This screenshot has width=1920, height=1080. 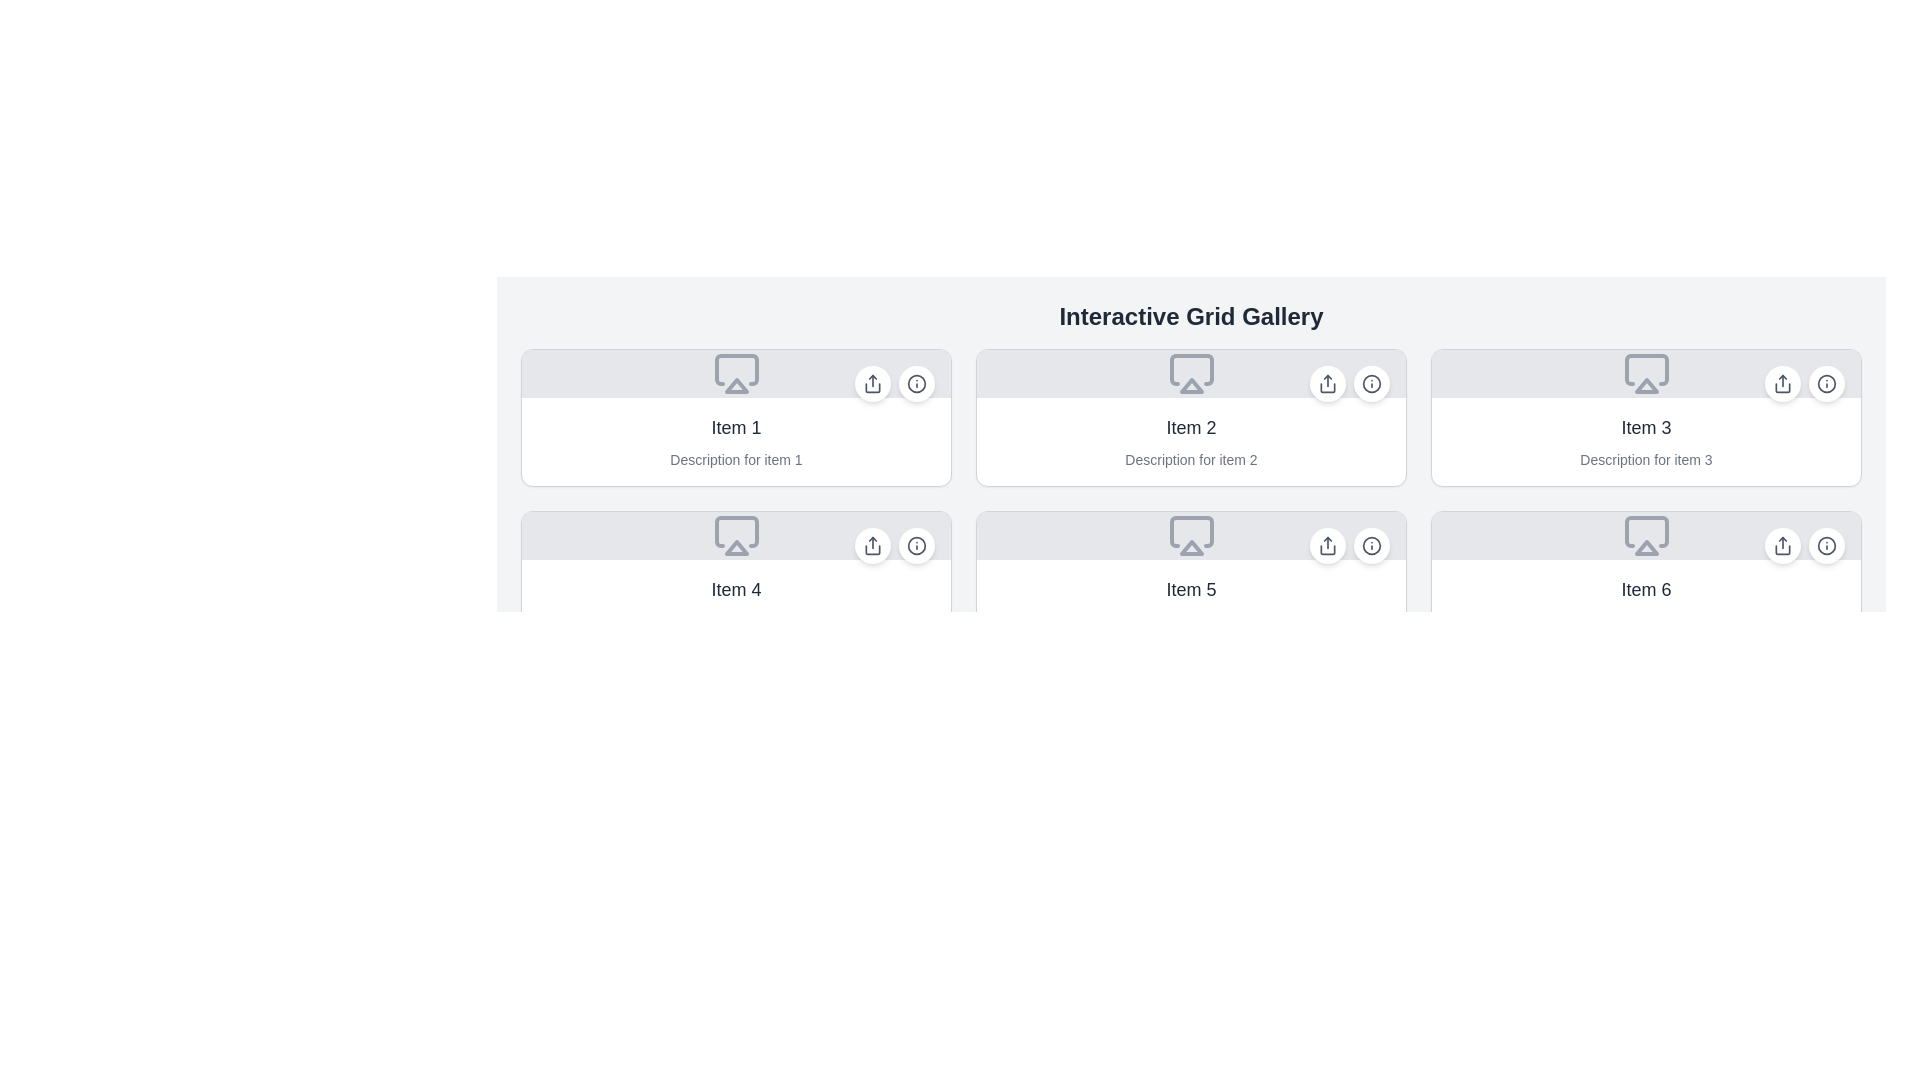 What do you see at coordinates (915, 546) in the screenshot?
I see `the information button located in the top-right corner of the grid cell labeled 'Item 4'` at bounding box center [915, 546].